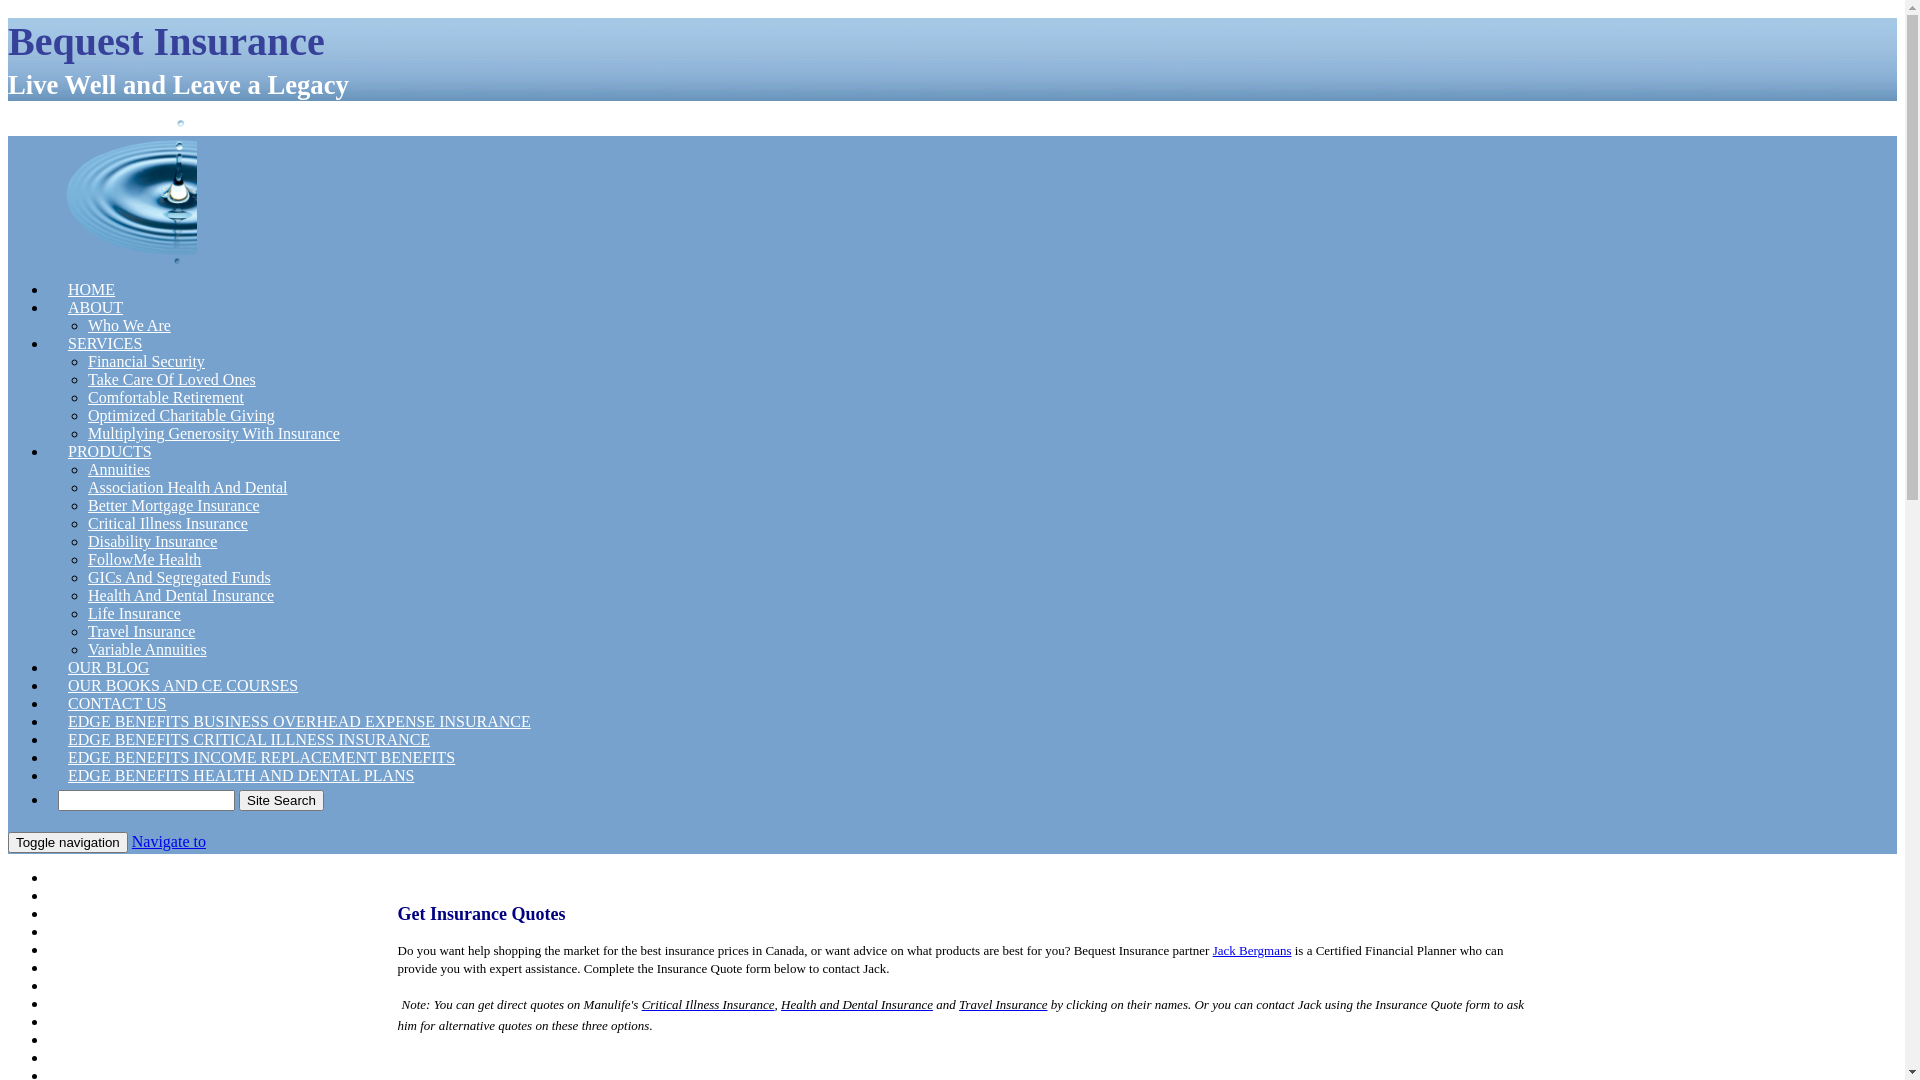  Describe the element at coordinates (143, 559) in the screenshot. I see `'FollowMe Health'` at that location.